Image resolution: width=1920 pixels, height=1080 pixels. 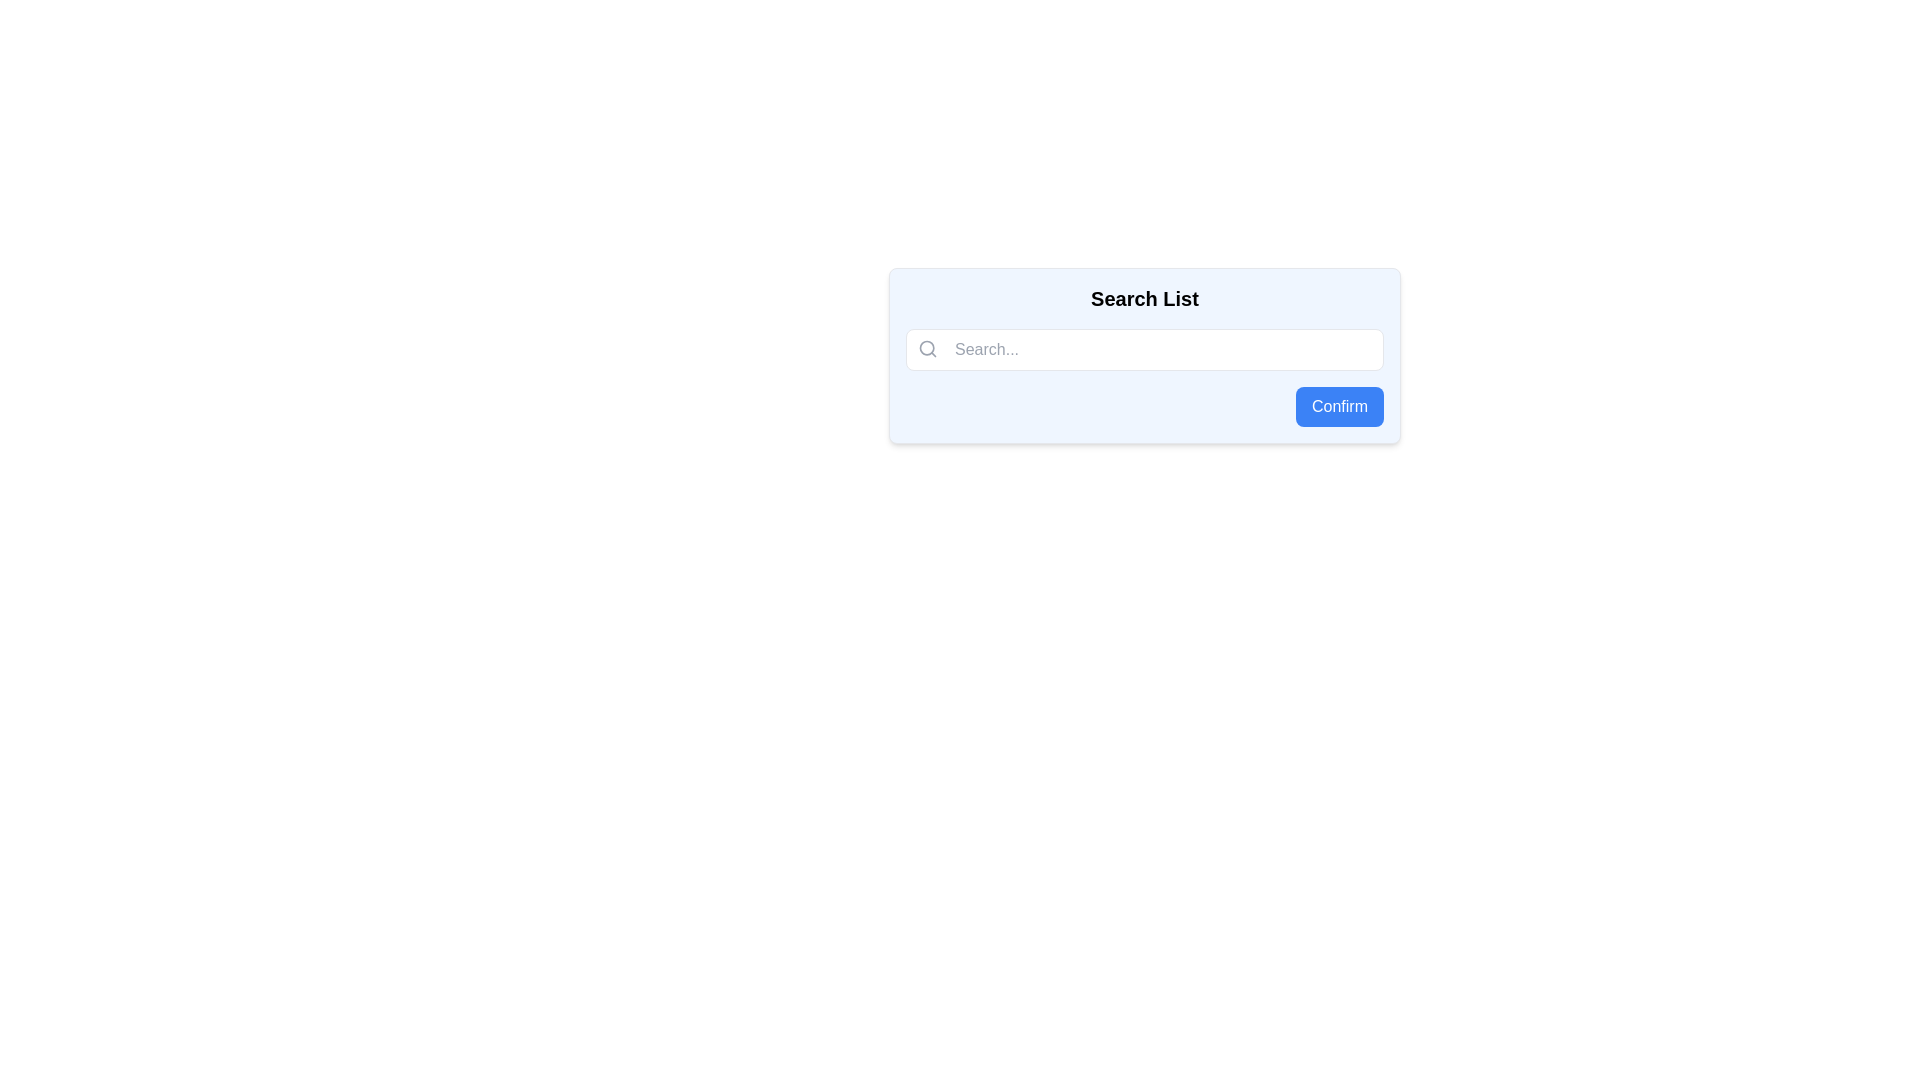 What do you see at coordinates (926, 347) in the screenshot?
I see `the circular element of the magnifying glass icon located on the left part of the search bar in the center of the modal` at bounding box center [926, 347].